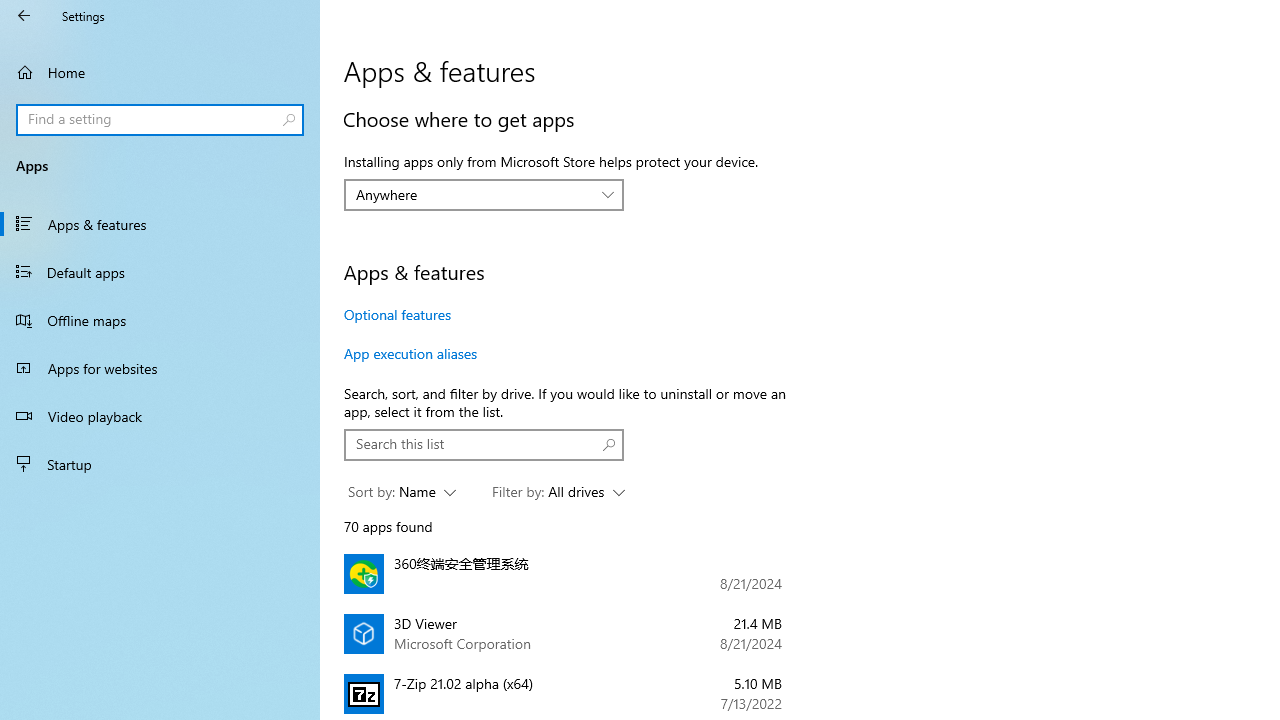 This screenshot has width=1280, height=720. I want to click on 'Apps for websites', so click(160, 367).